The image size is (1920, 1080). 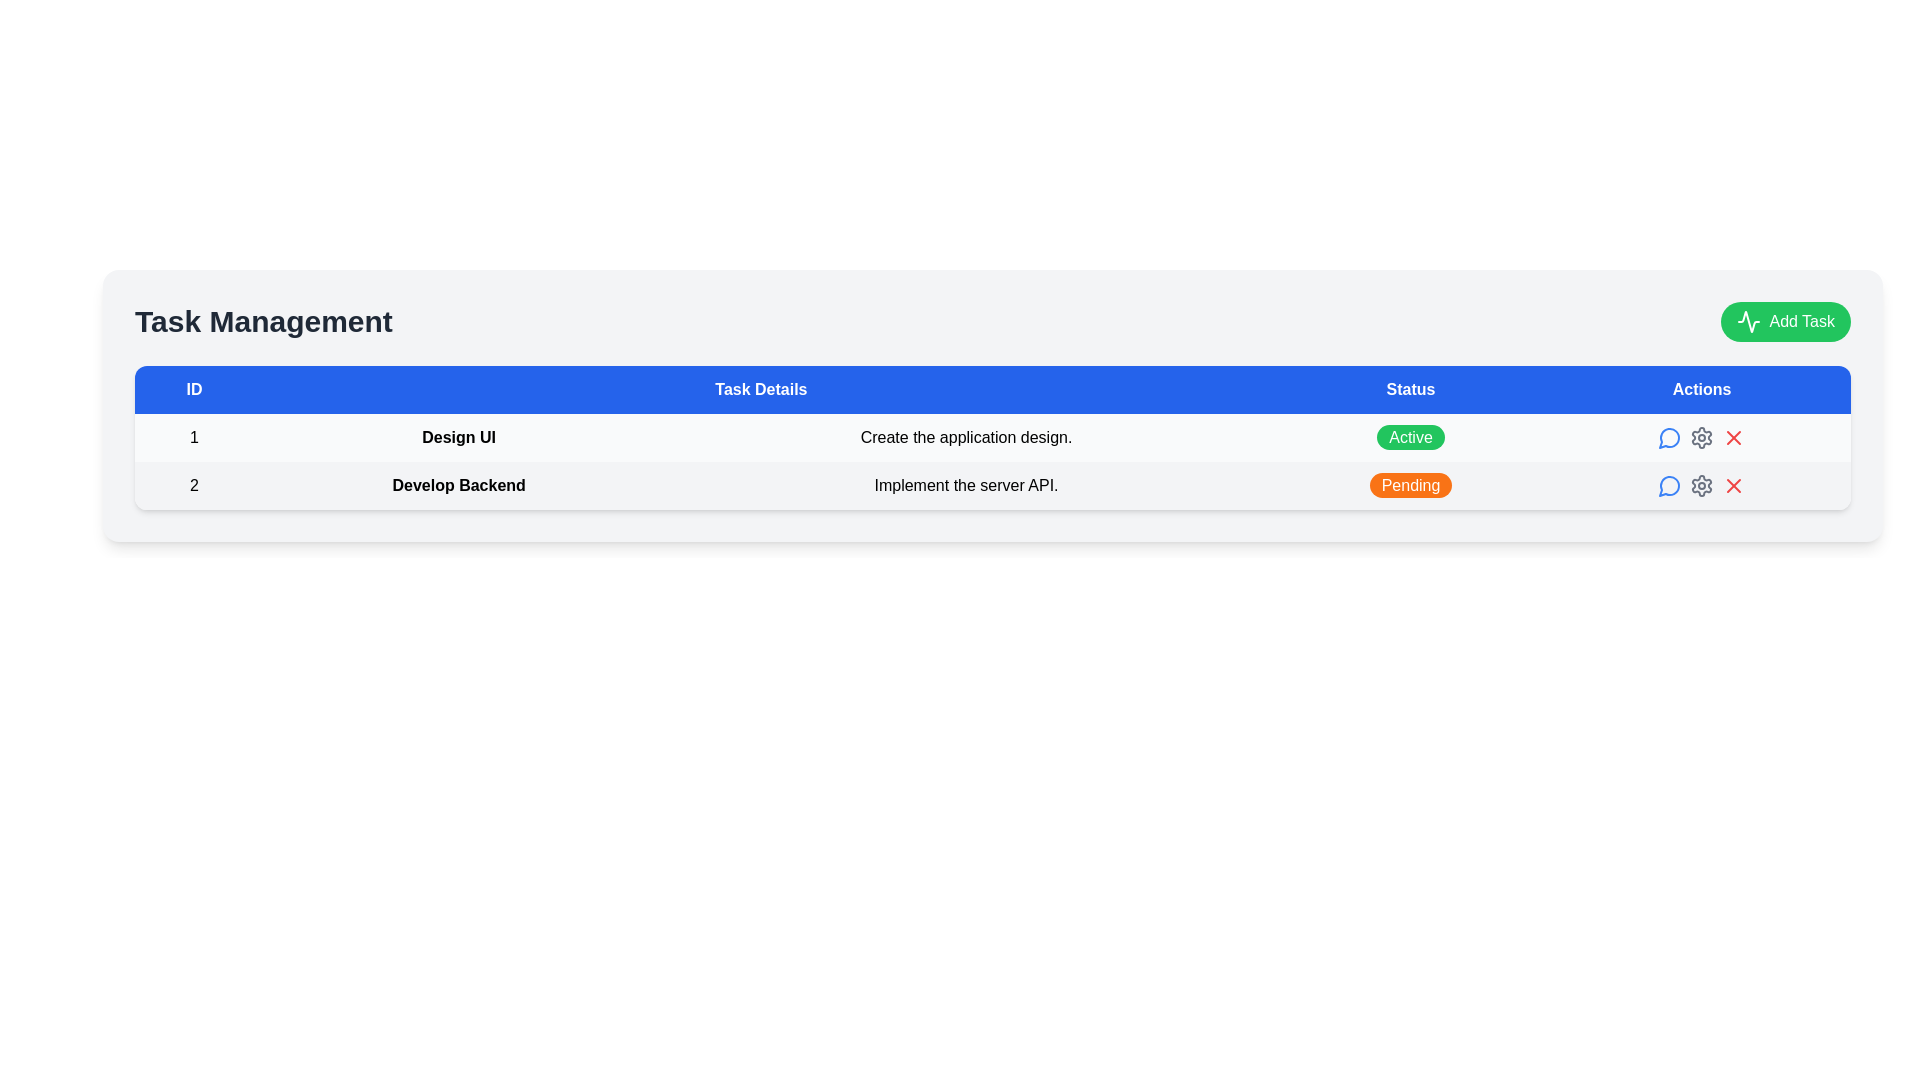 I want to click on the bold text 'Design UI' located in the first row of the 'Task Details' column of the table, which is surrounded by the '1' identifier on the left and the text 'Create the application design.' on the right, so click(x=458, y=437).